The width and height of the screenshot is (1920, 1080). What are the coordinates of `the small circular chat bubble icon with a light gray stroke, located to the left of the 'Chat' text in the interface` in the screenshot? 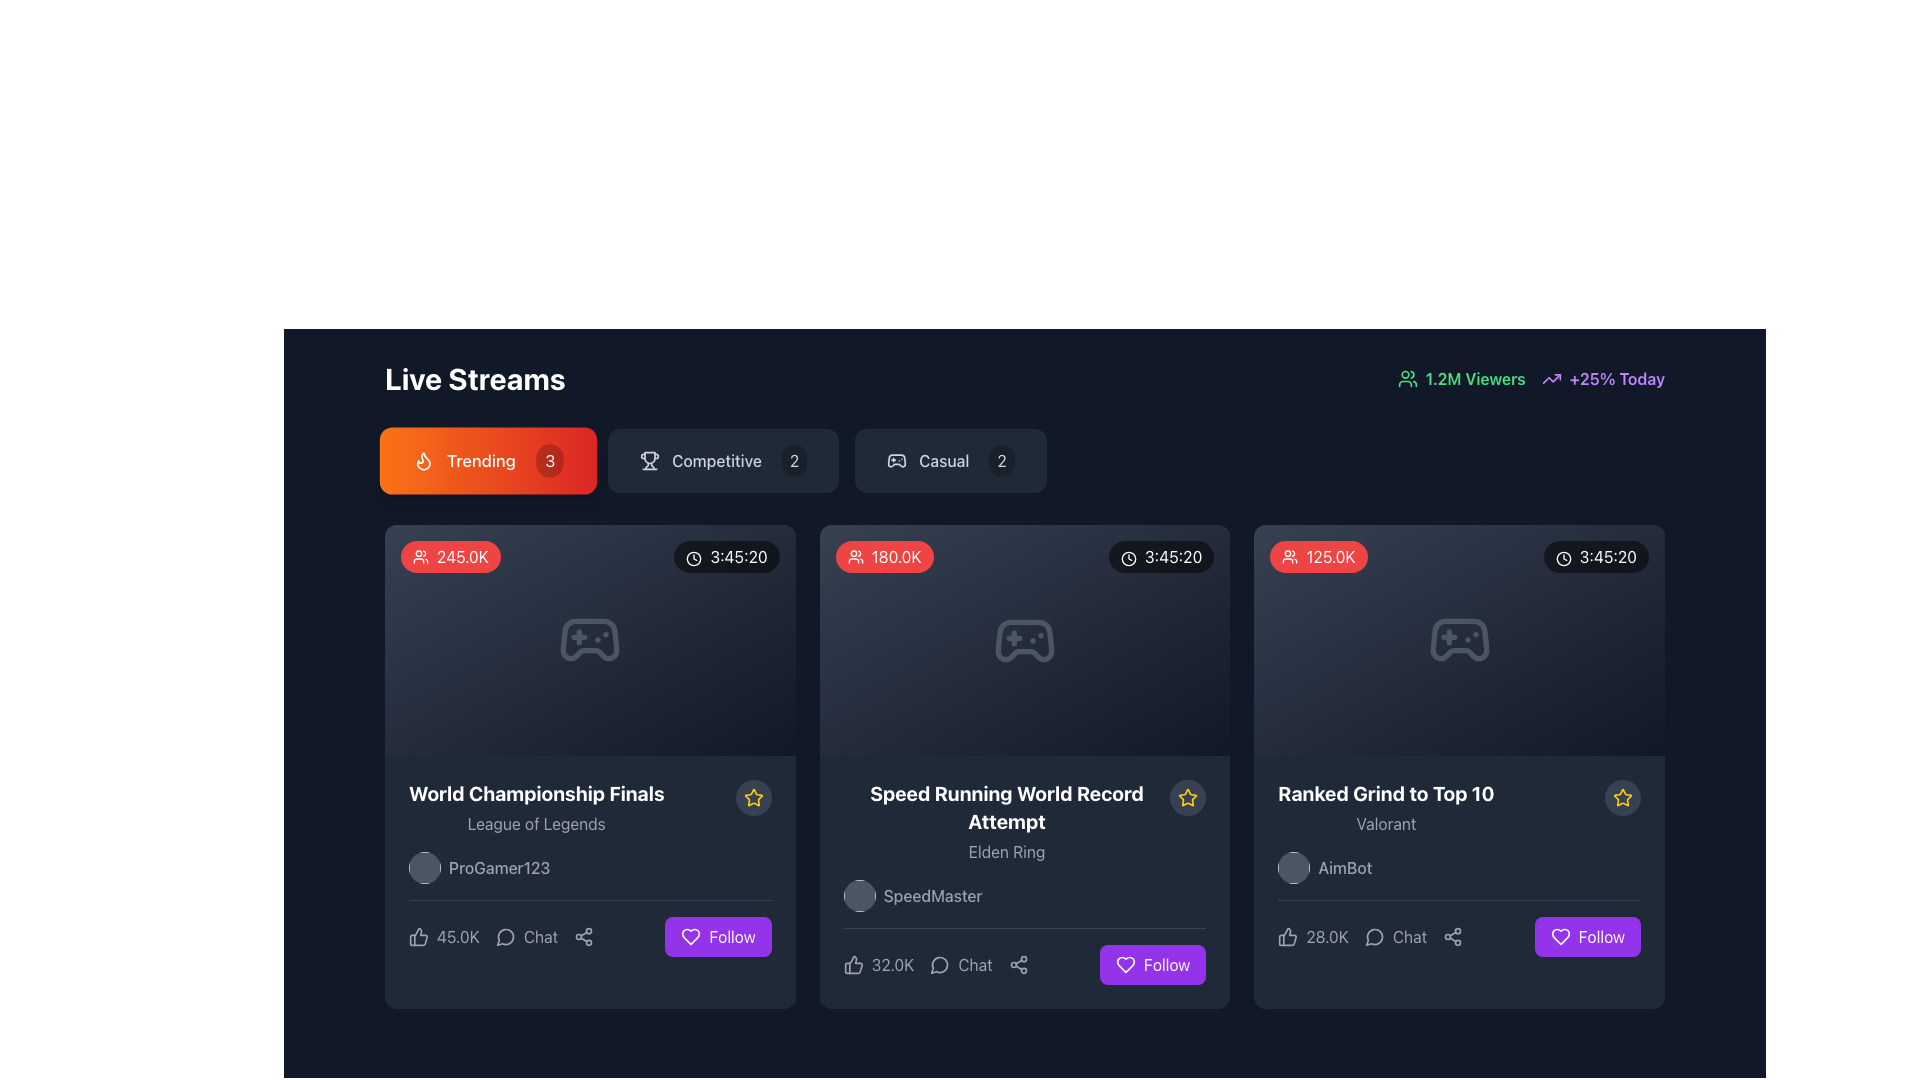 It's located at (1373, 937).